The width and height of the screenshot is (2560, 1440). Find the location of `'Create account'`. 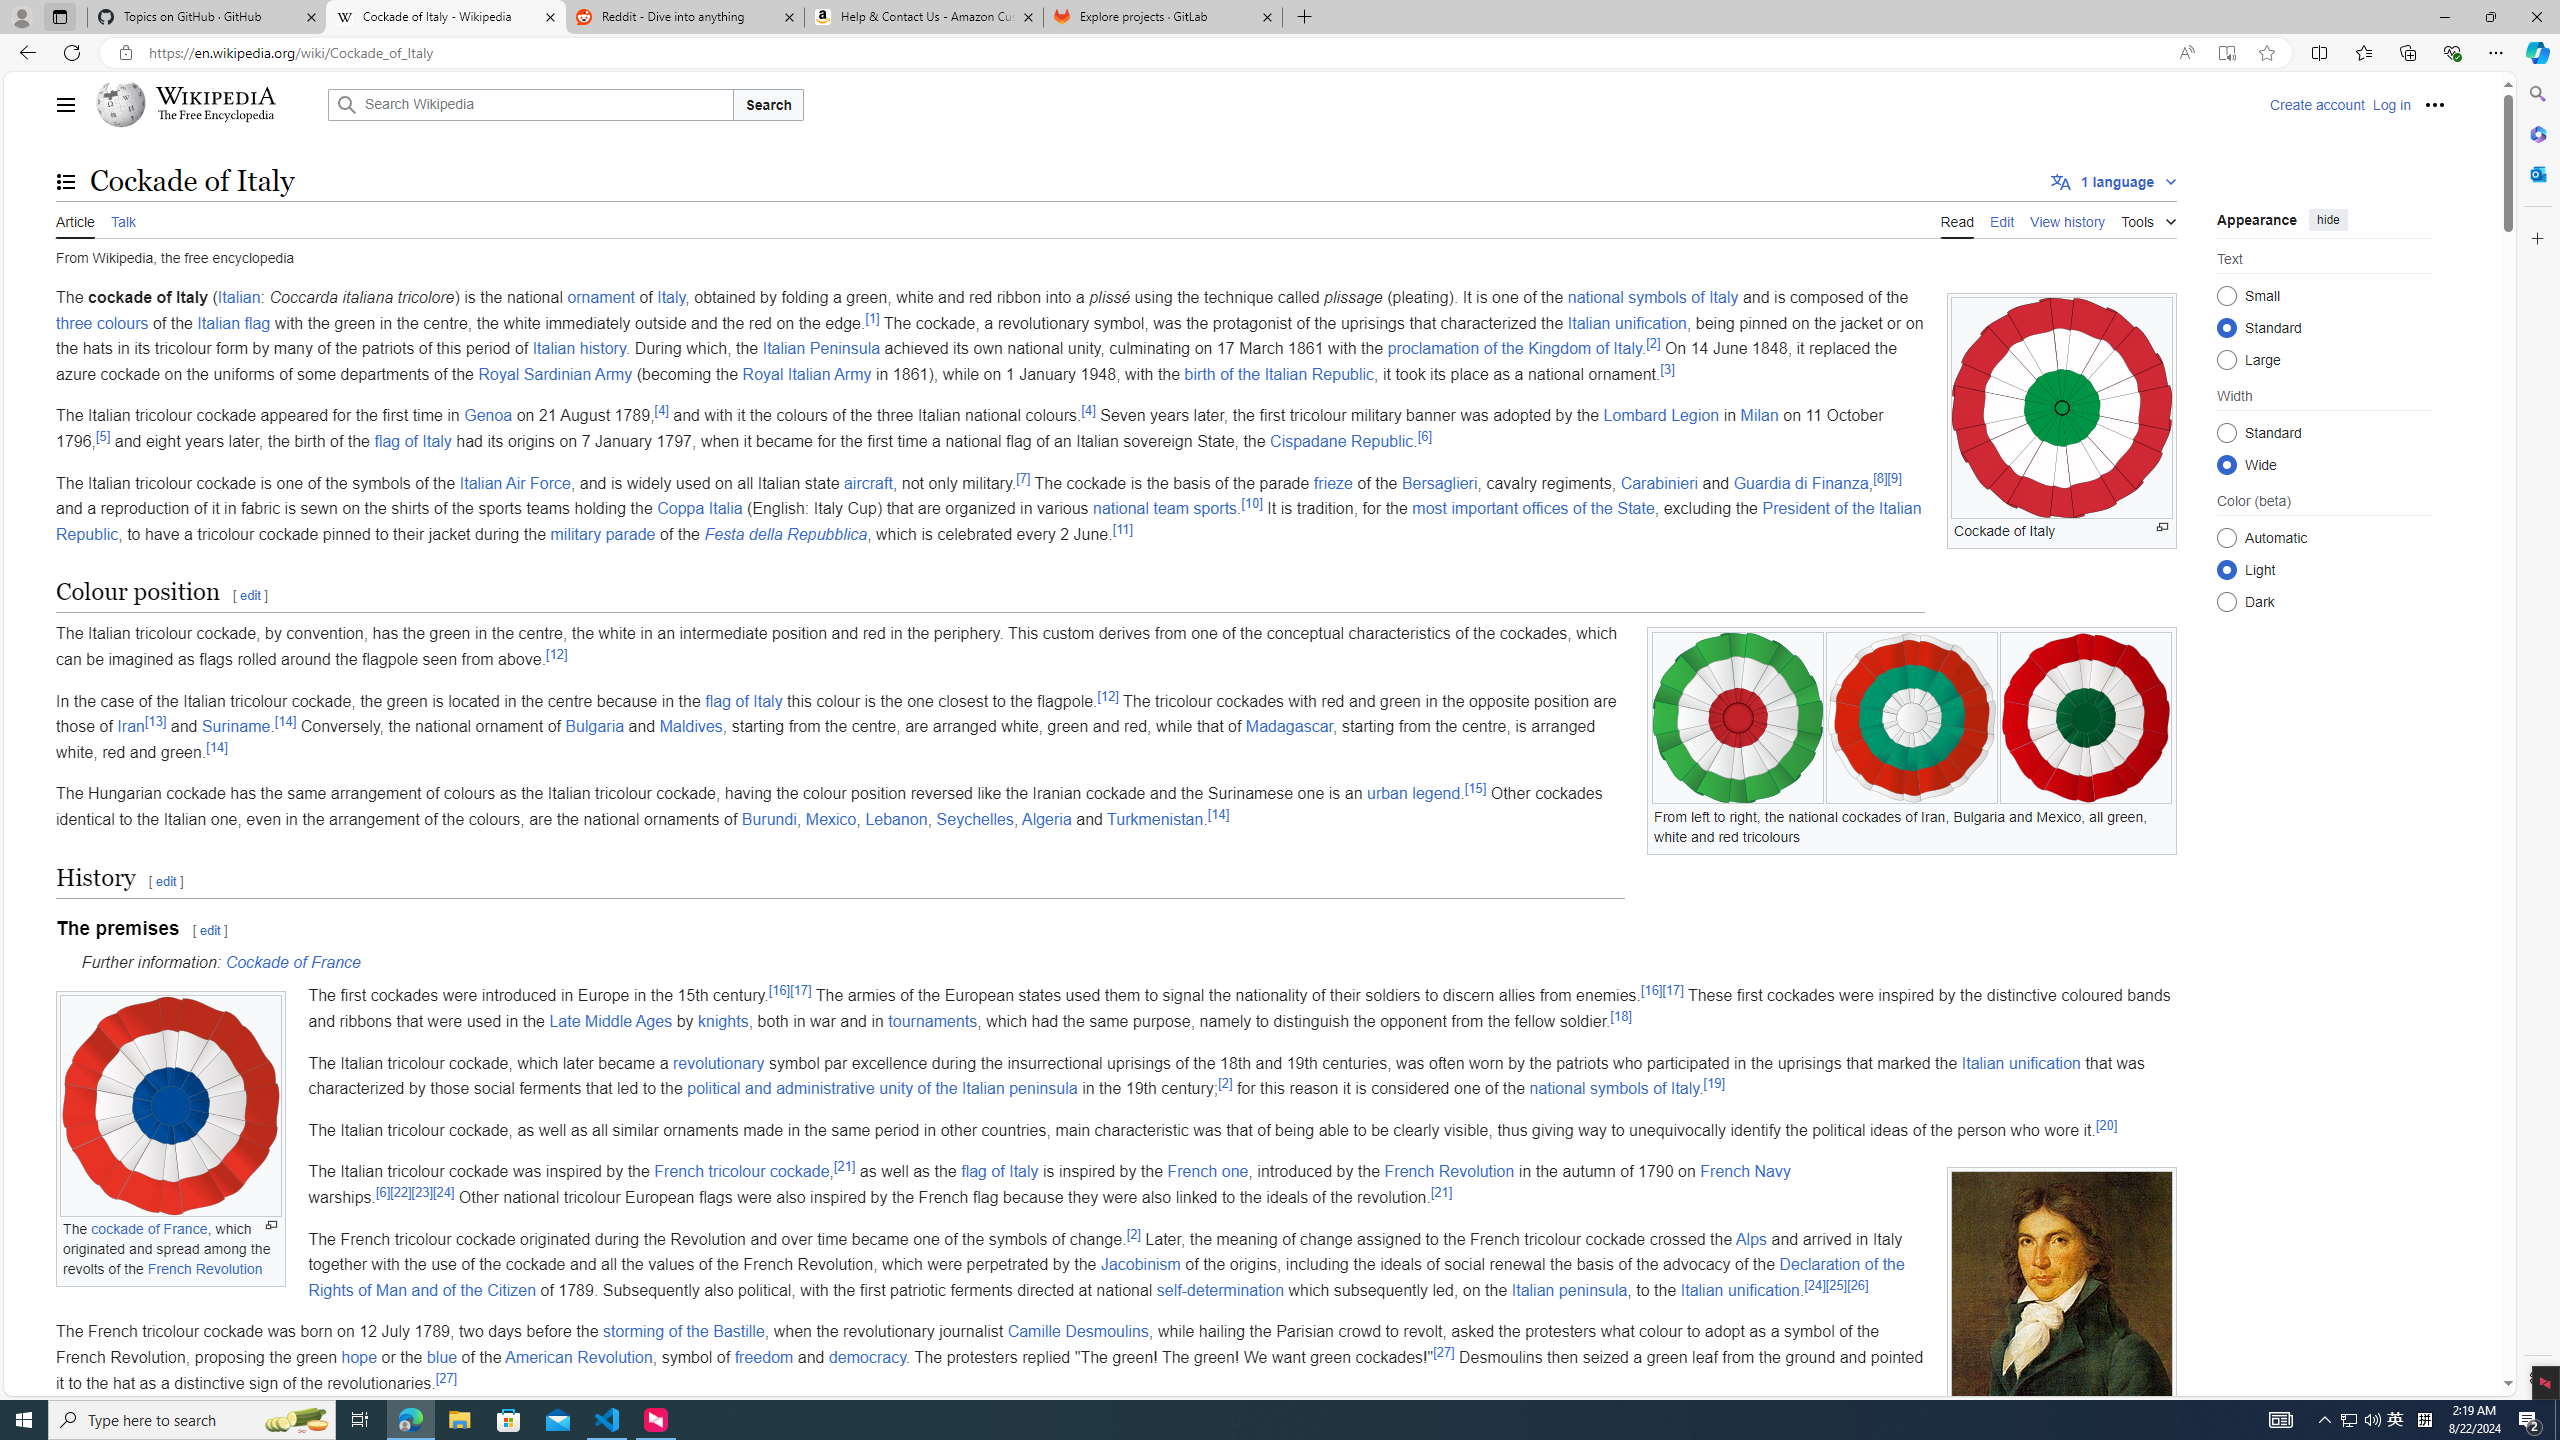

'Create account' is located at coordinates (2315, 103).